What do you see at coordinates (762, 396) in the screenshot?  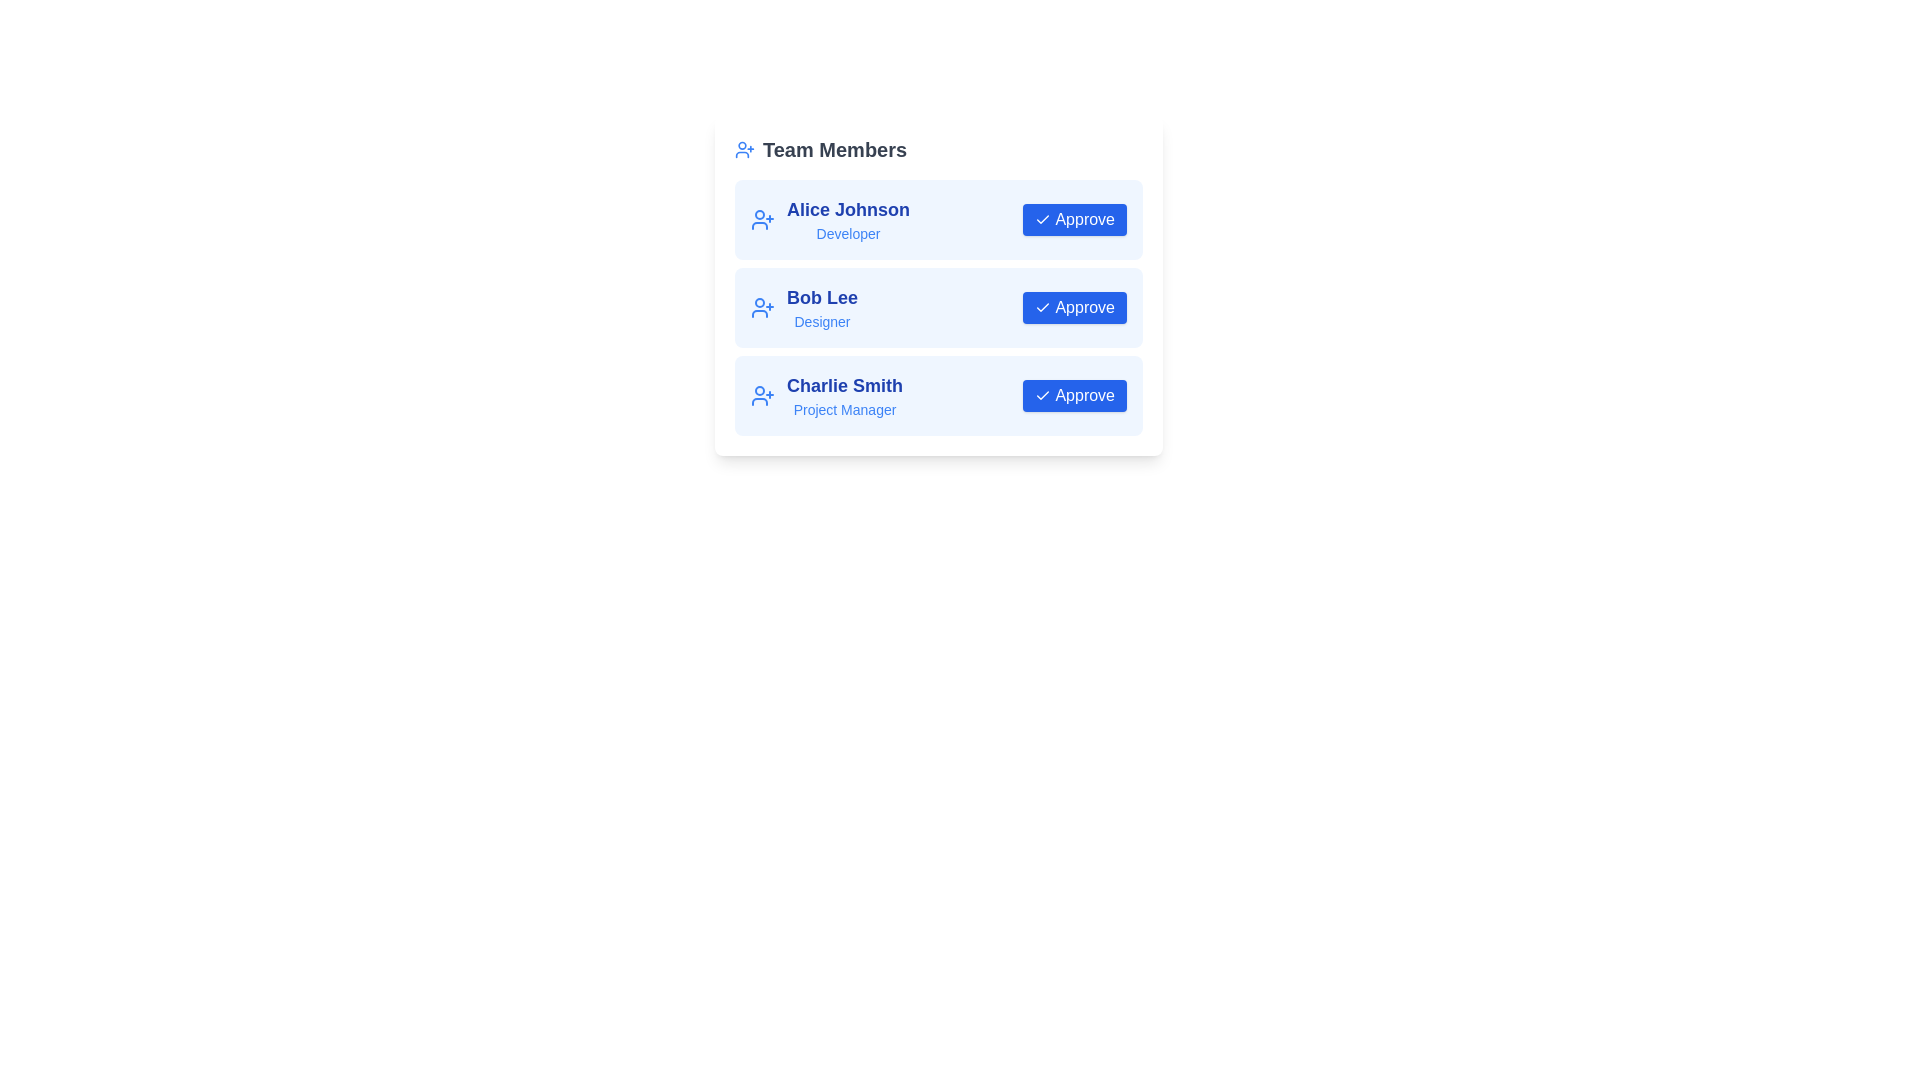 I see `the user management icon located in the top-left corner of the 'Charlie Smith, Project Manager' card, next to the name text 'Charlie Smith'` at bounding box center [762, 396].